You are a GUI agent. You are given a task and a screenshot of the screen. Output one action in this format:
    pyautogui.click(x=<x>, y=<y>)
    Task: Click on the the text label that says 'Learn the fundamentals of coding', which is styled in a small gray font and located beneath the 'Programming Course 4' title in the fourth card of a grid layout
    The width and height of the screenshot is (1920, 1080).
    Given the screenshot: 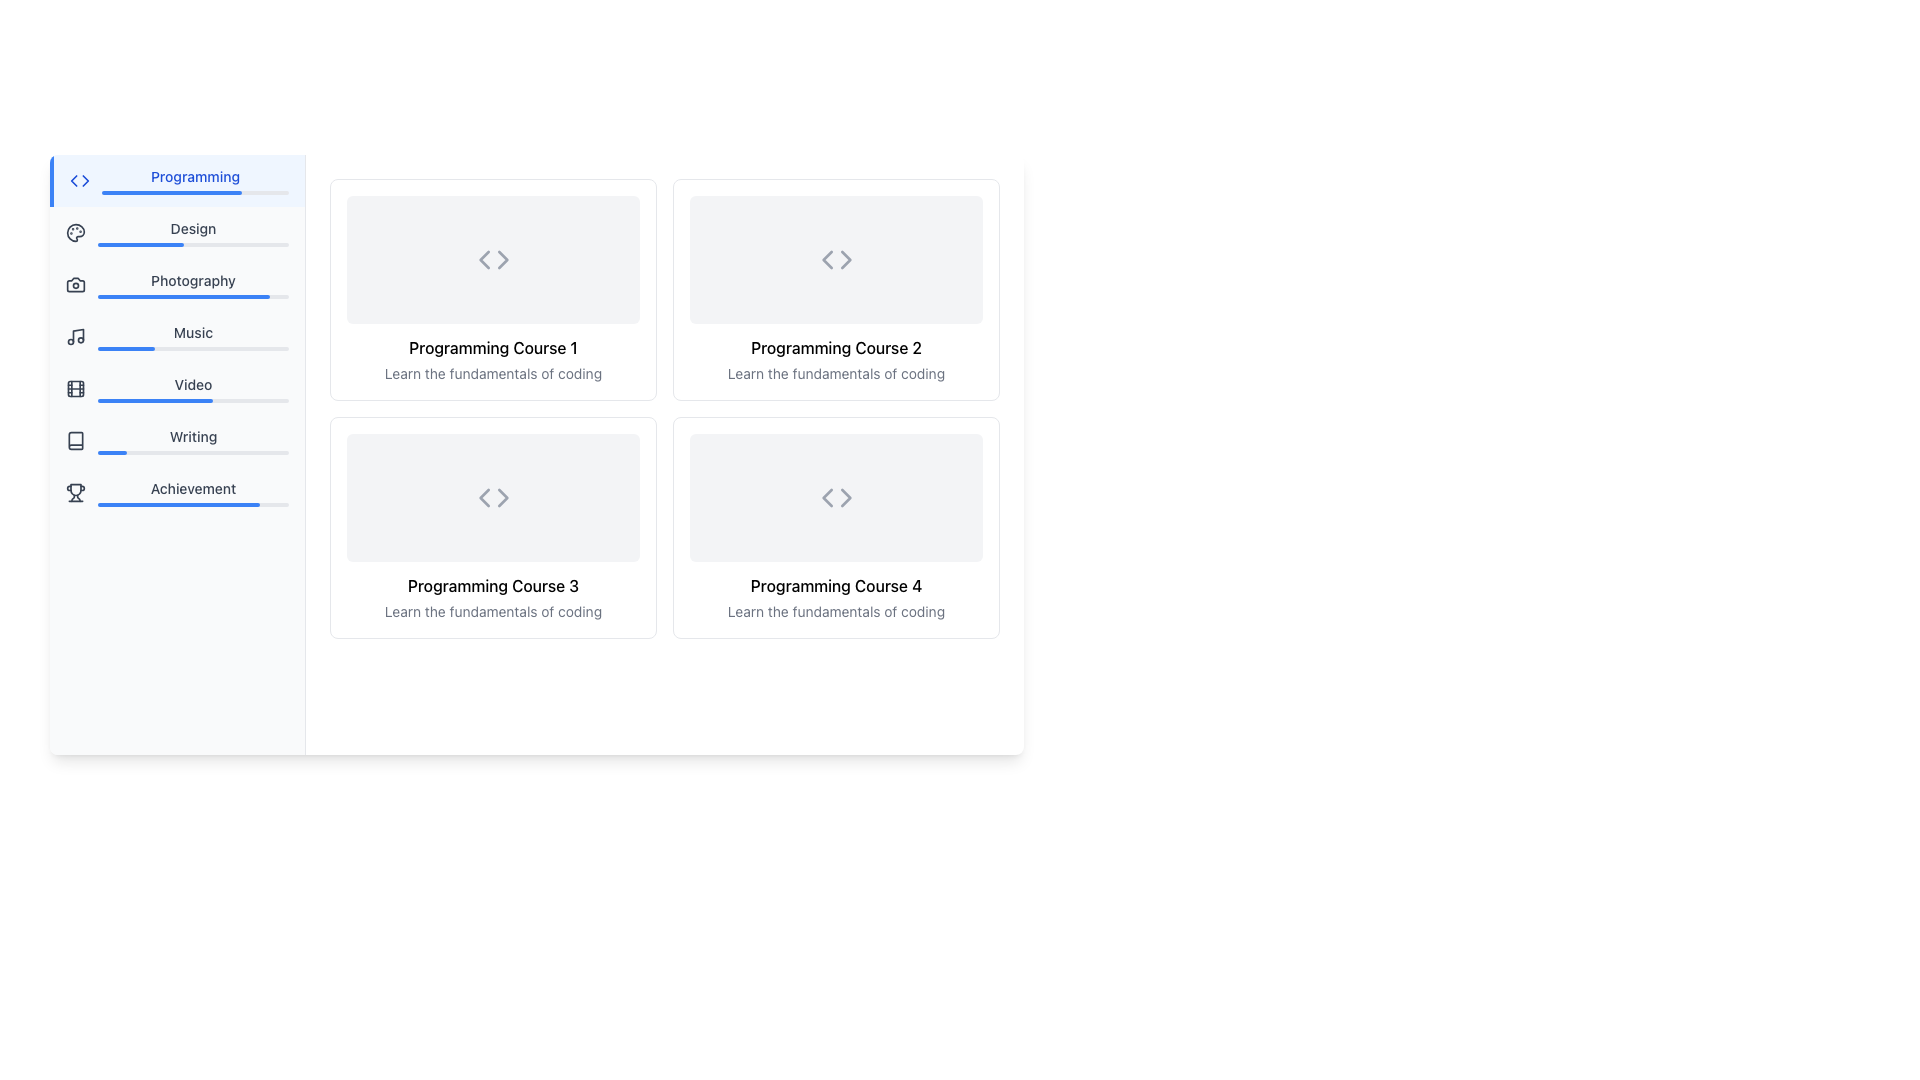 What is the action you would take?
    pyautogui.click(x=836, y=611)
    